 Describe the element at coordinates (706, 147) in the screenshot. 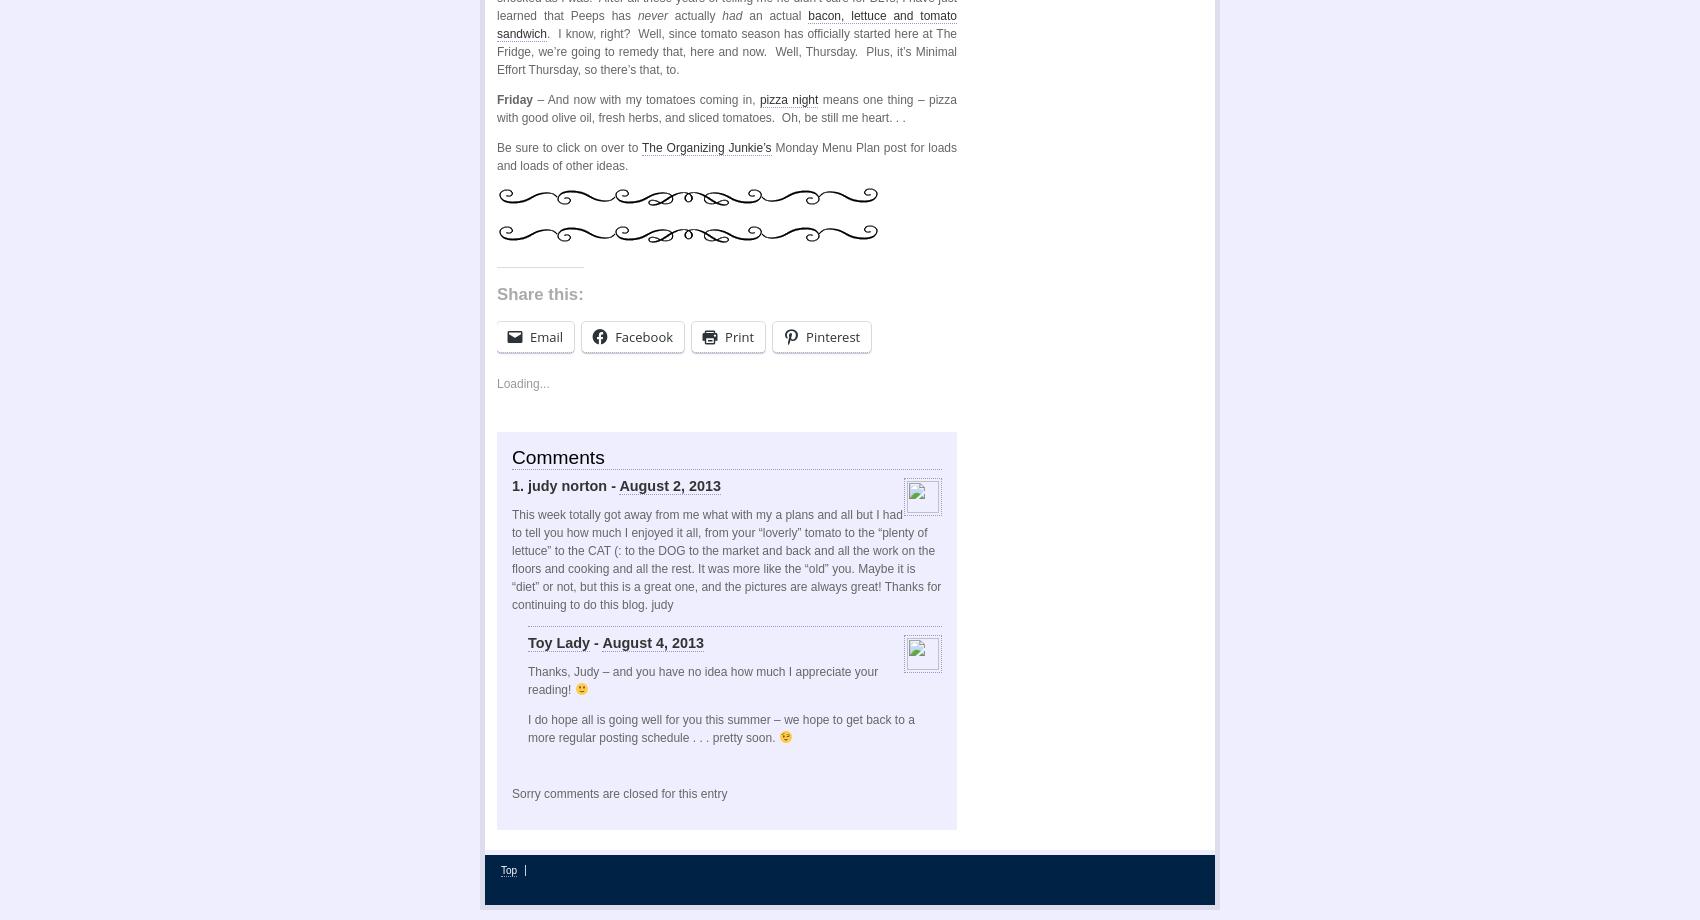

I see `'The Organizing Junkie’s'` at that location.